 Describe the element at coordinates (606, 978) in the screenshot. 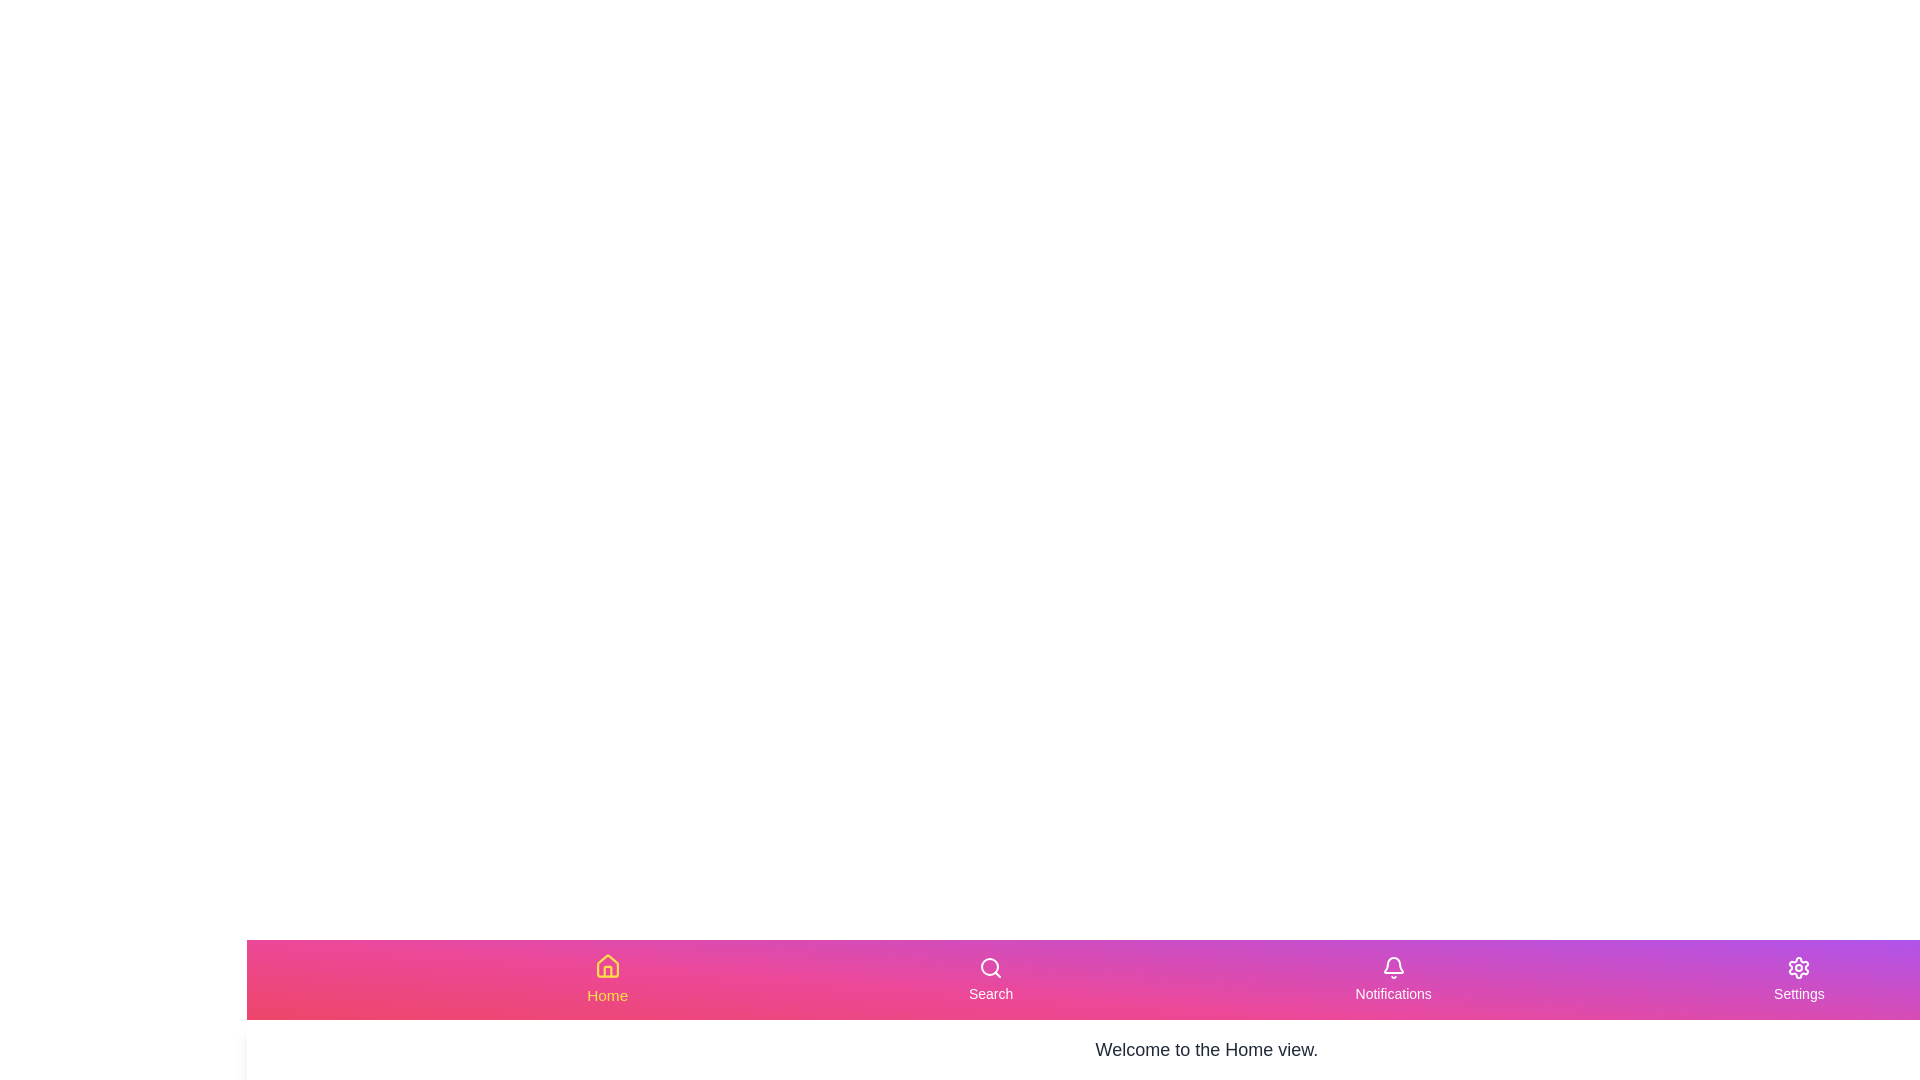

I see `the Home tab in the navigation bar` at that location.